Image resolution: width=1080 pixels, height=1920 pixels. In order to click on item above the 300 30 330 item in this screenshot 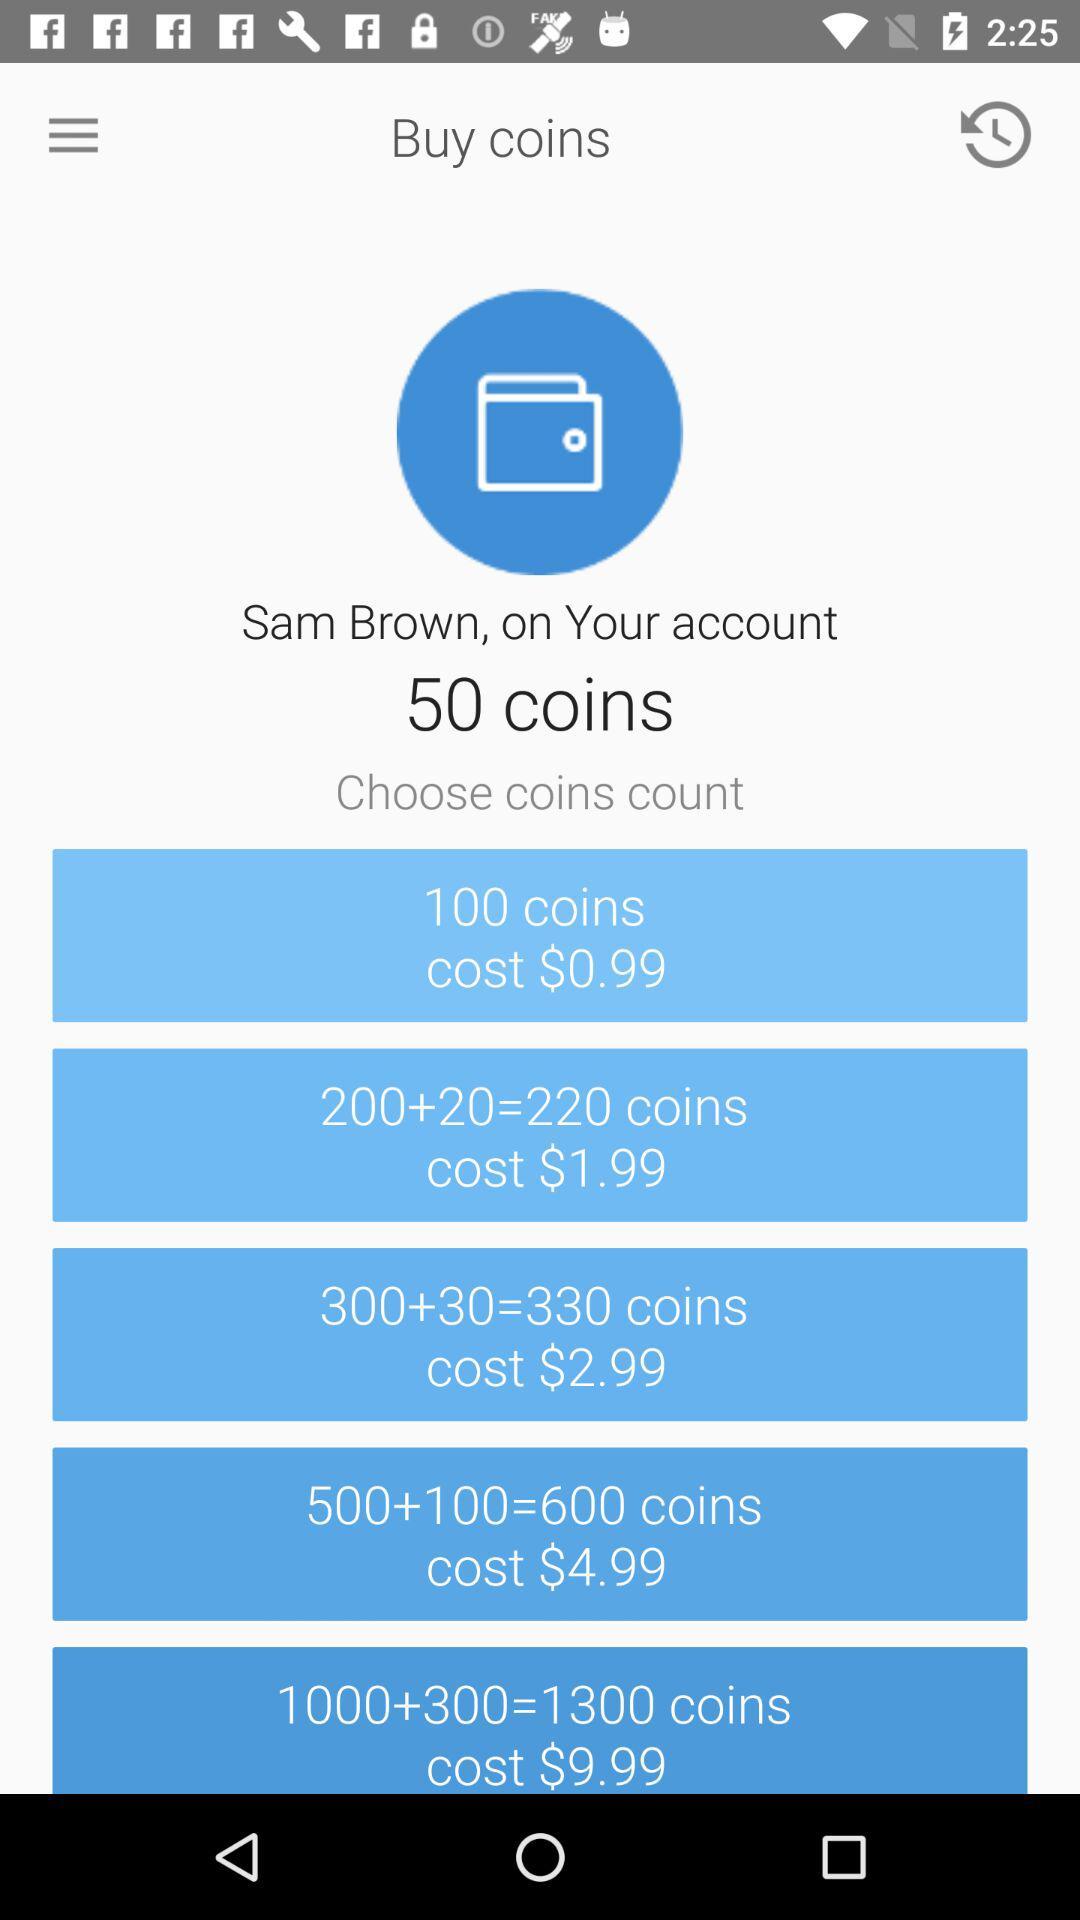, I will do `click(540, 1135)`.